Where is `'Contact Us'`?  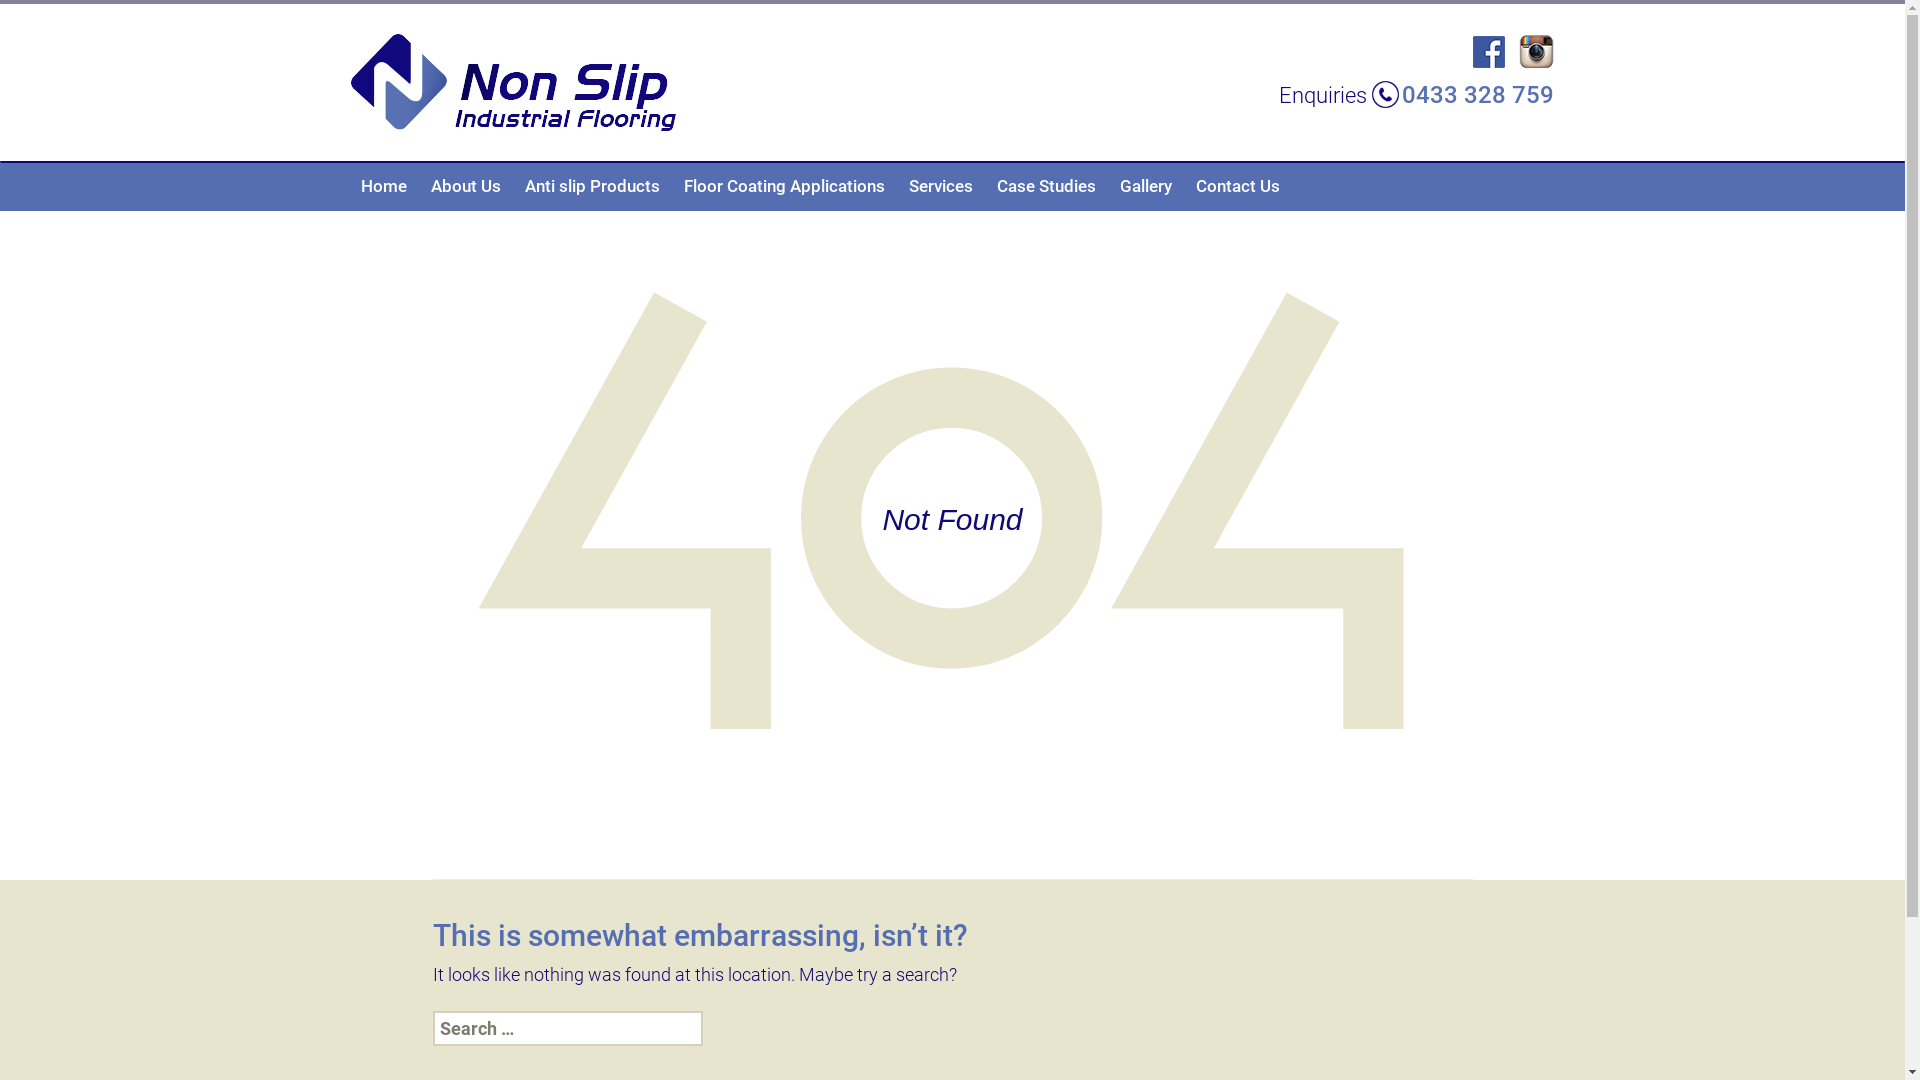
'Contact Us' is located at coordinates (1185, 186).